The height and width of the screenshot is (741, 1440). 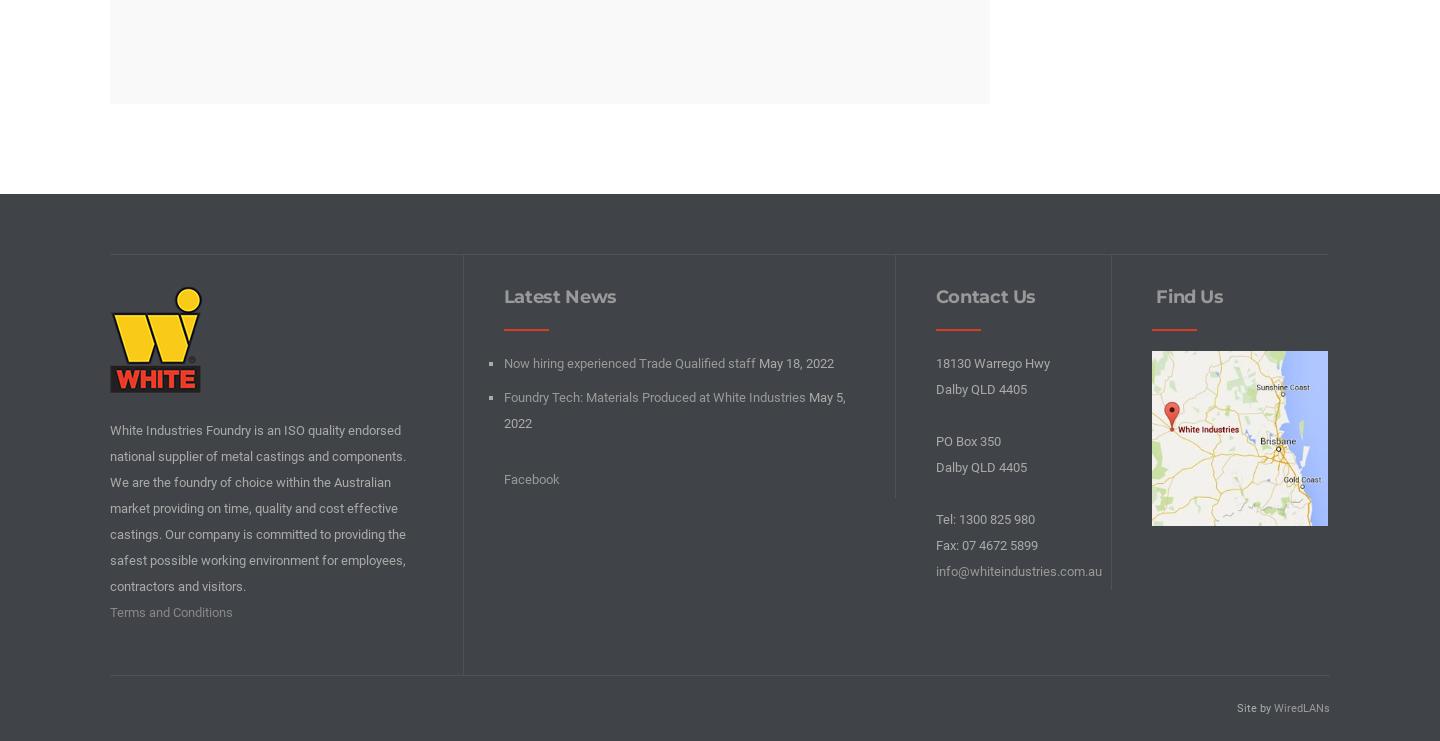 What do you see at coordinates (627, 362) in the screenshot?
I see `'Now hiring experienced Trade Qualified staff'` at bounding box center [627, 362].